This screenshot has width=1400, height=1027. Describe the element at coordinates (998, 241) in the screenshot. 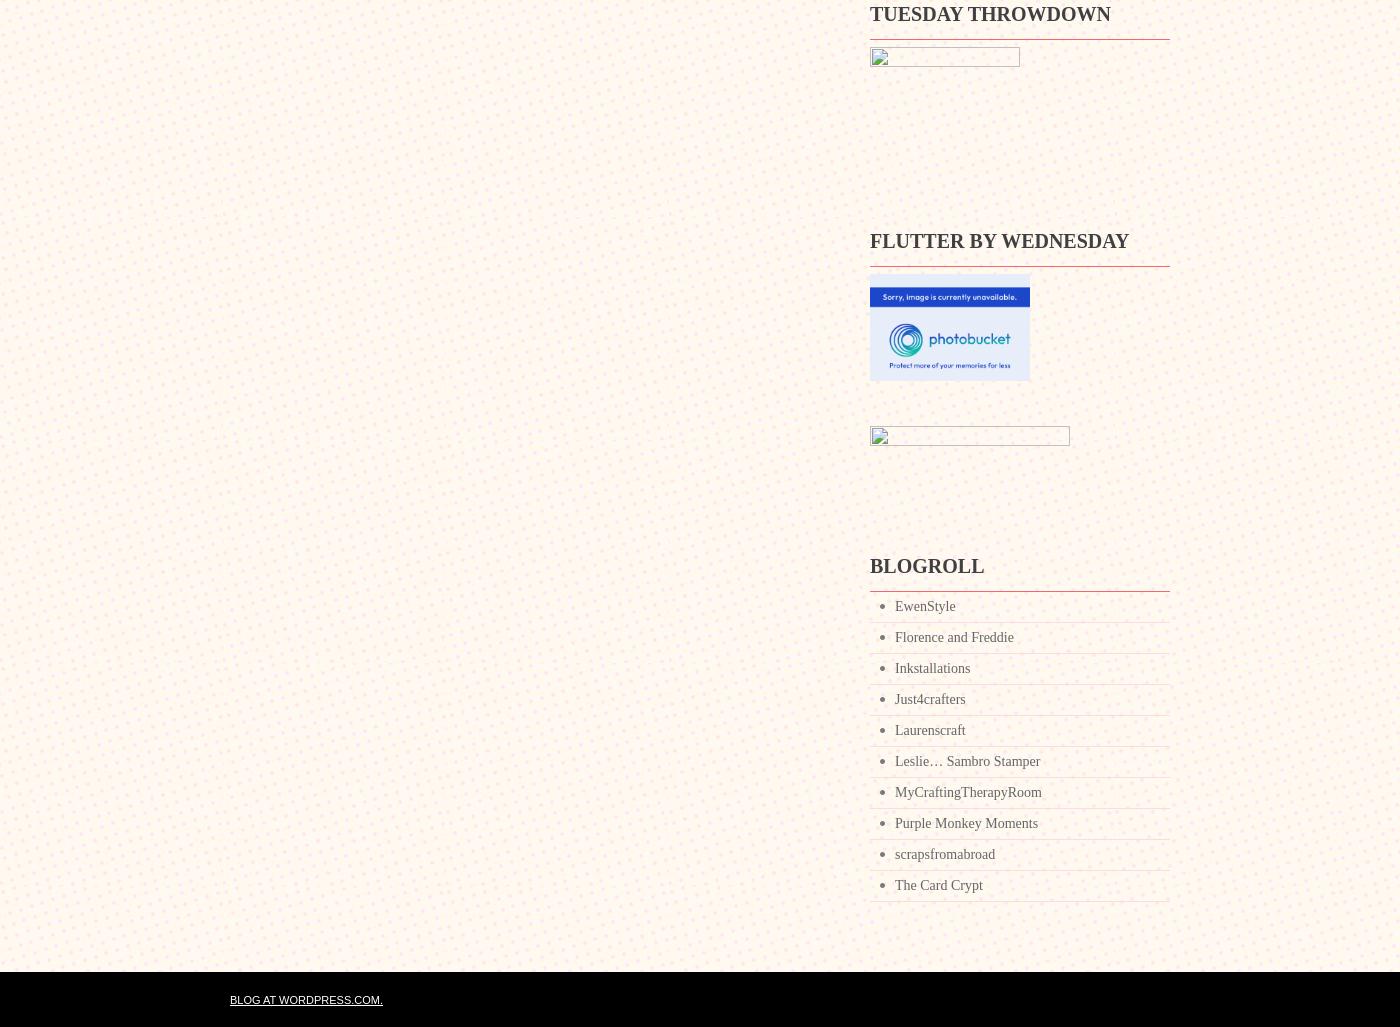

I see `'Flutter By Wednesday'` at that location.